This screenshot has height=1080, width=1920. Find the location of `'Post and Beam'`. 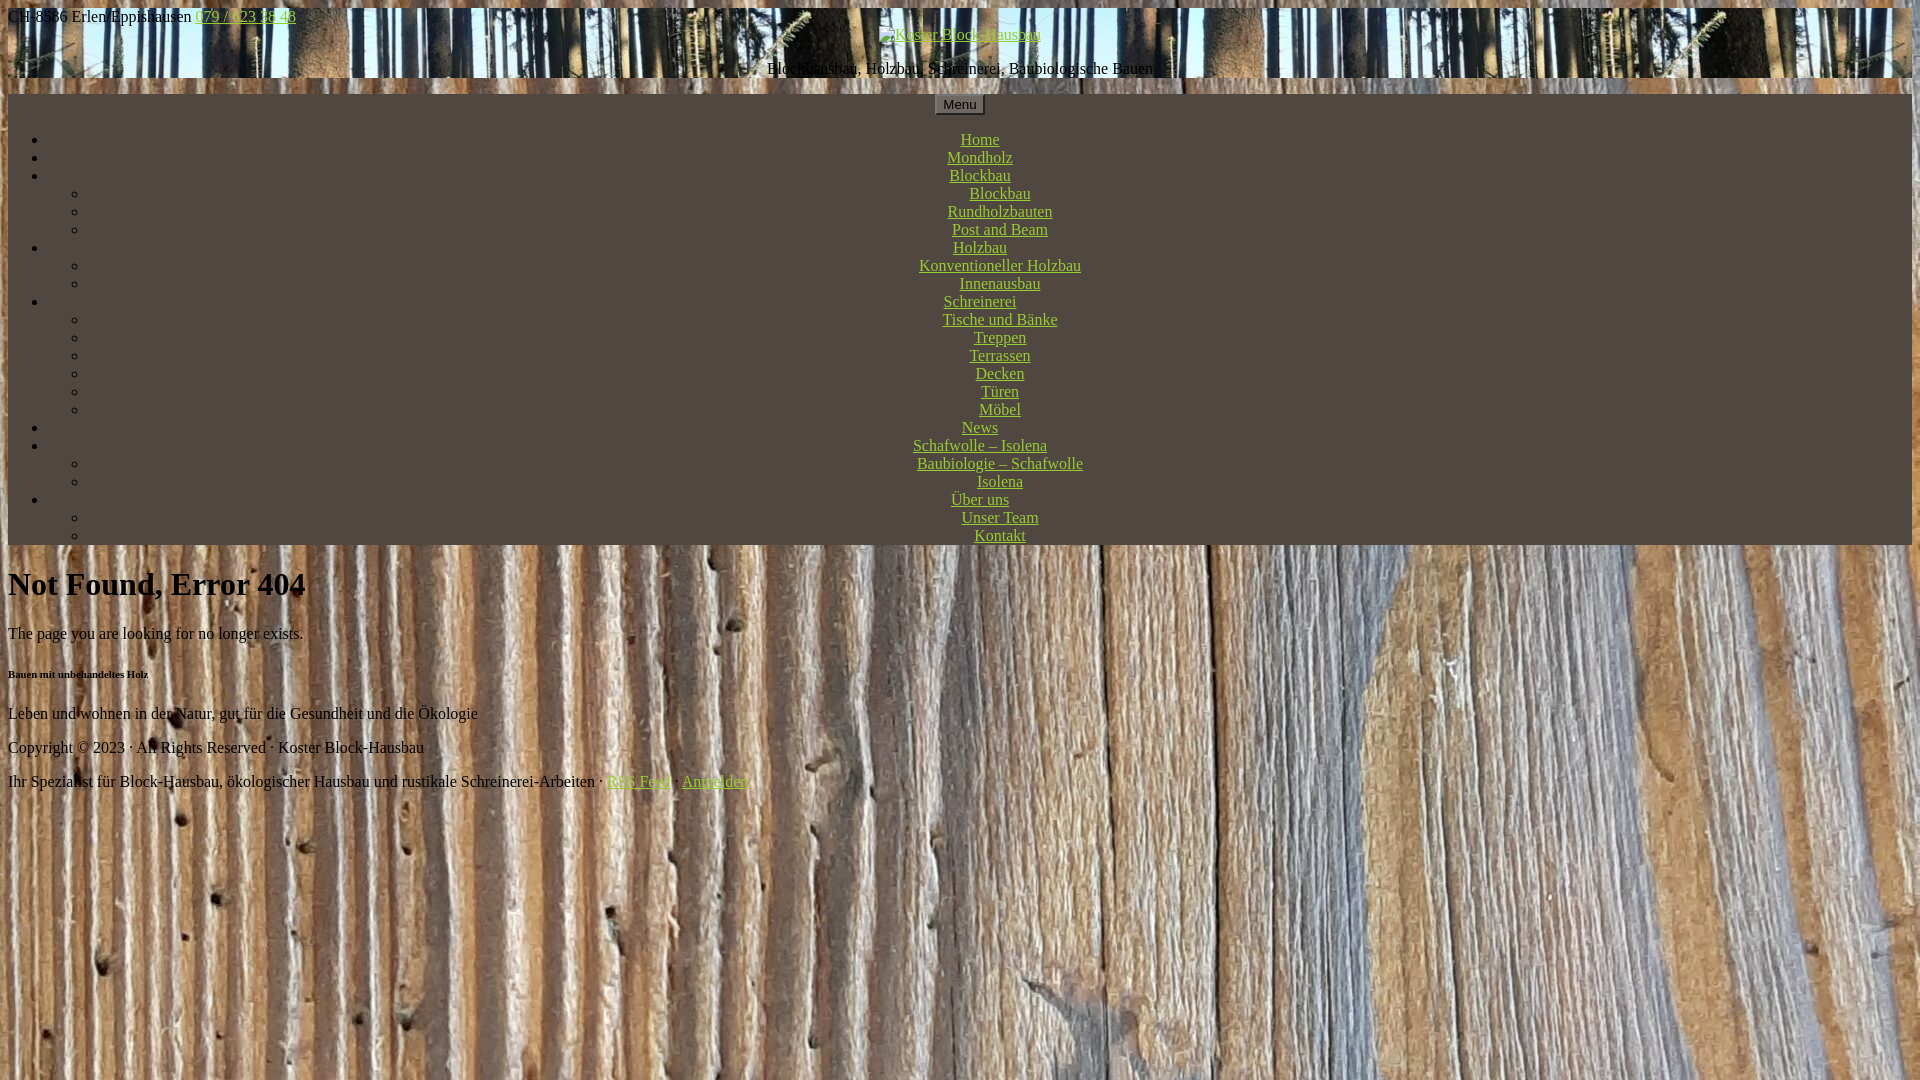

'Post and Beam' is located at coordinates (999, 228).